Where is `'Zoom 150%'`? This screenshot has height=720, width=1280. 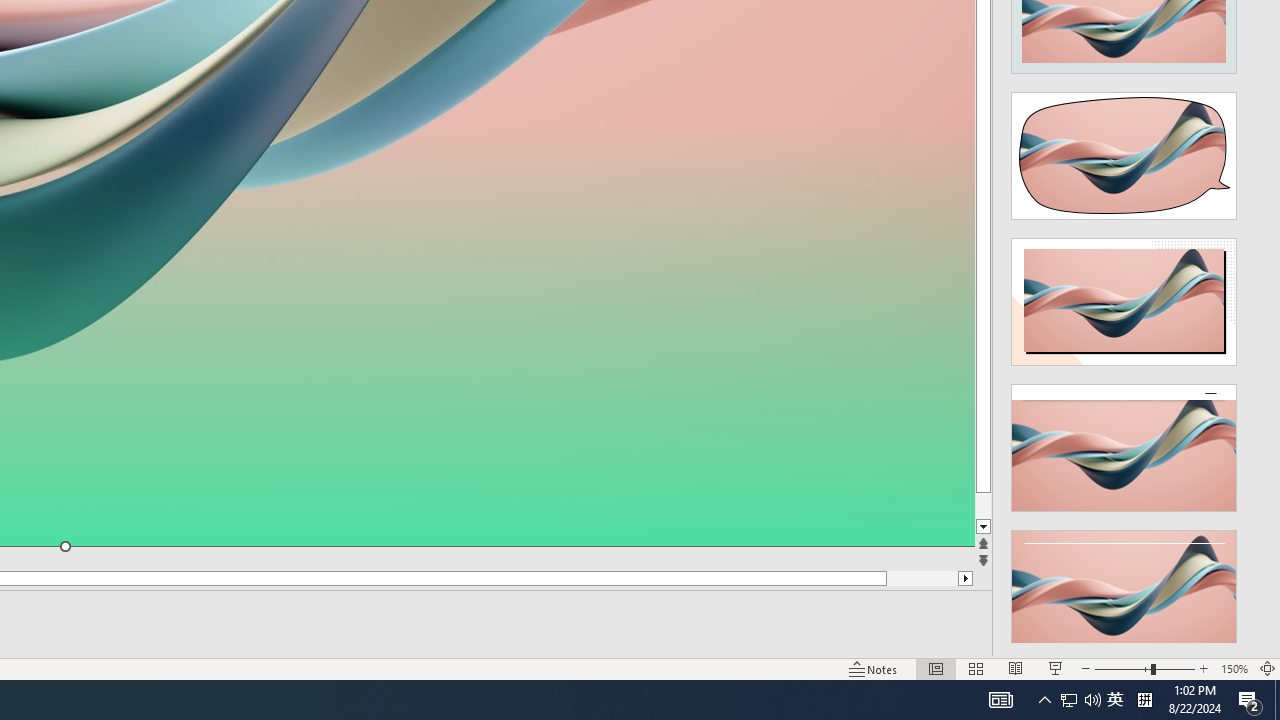
'Zoom 150%' is located at coordinates (1233, 669).